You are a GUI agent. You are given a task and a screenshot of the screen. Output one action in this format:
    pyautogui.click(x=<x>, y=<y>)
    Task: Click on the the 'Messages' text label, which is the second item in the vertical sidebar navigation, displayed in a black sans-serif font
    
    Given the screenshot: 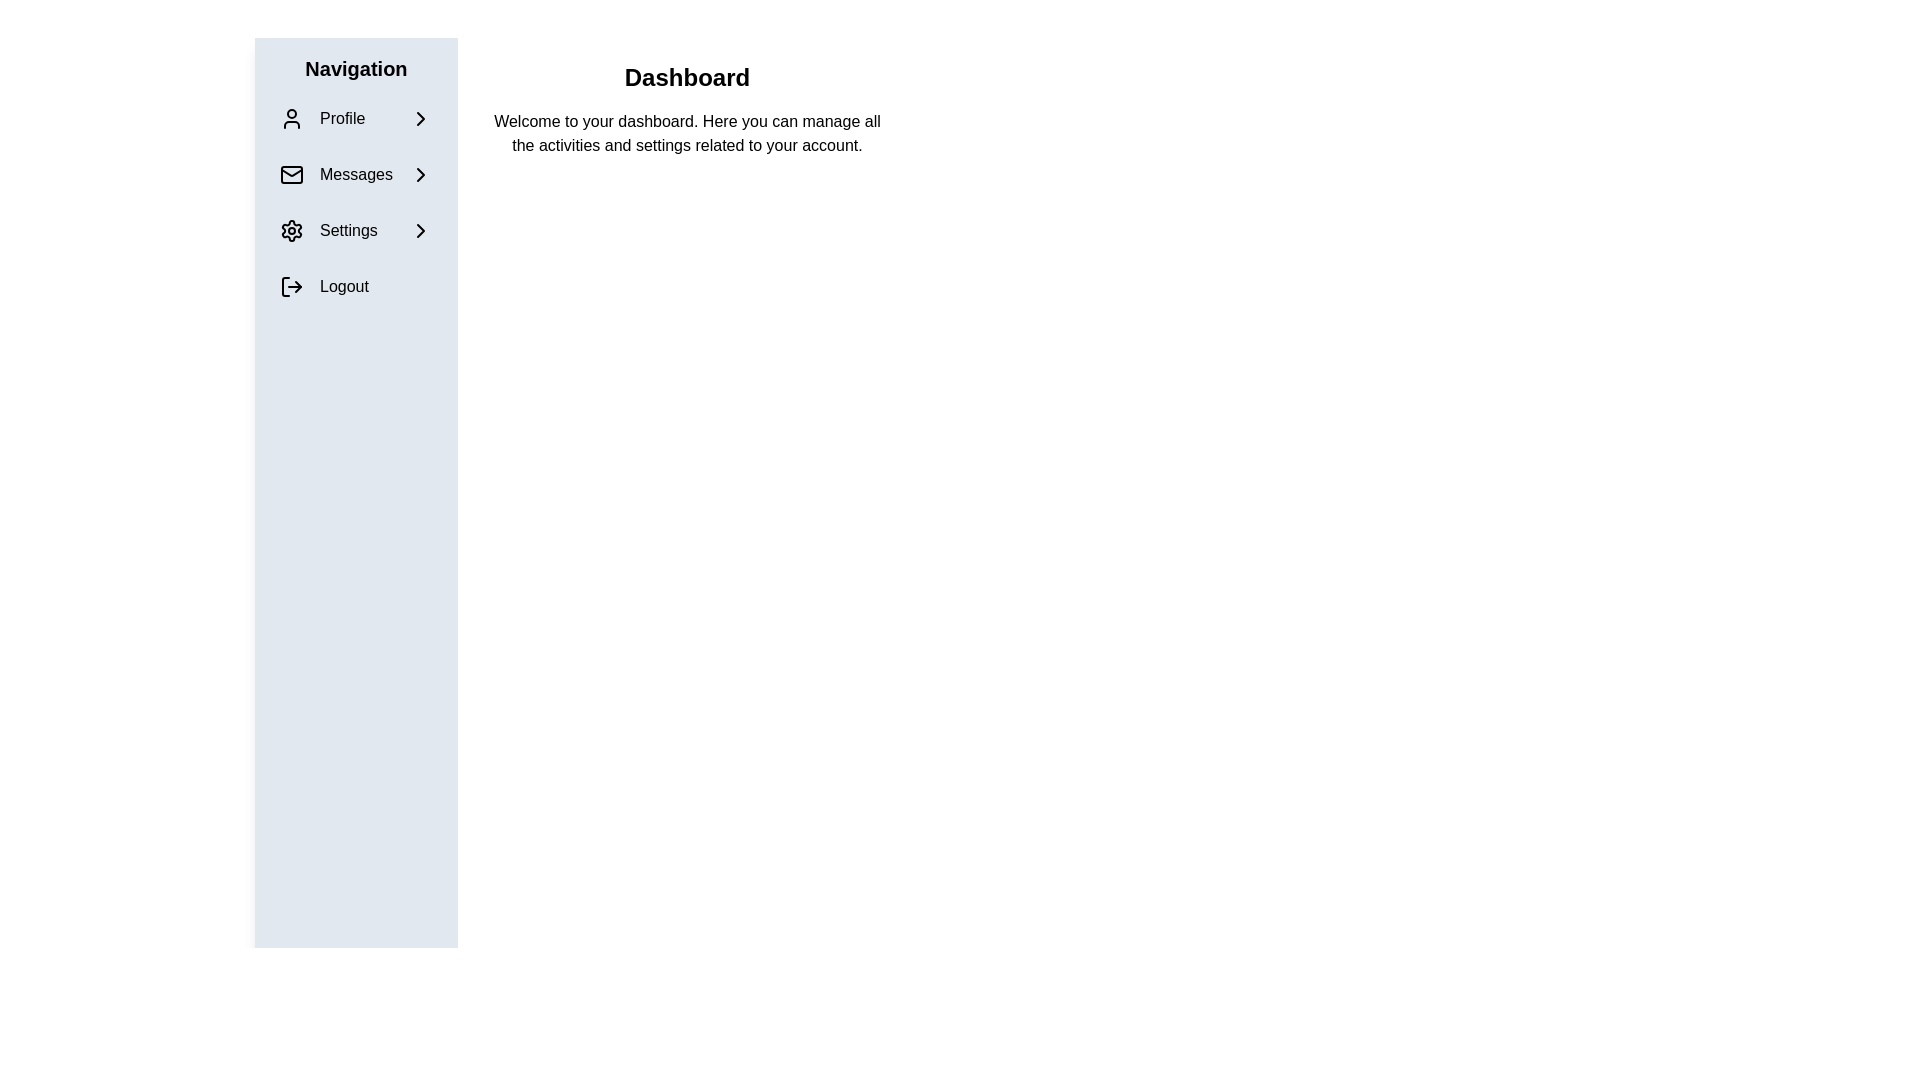 What is the action you would take?
    pyautogui.click(x=356, y=173)
    